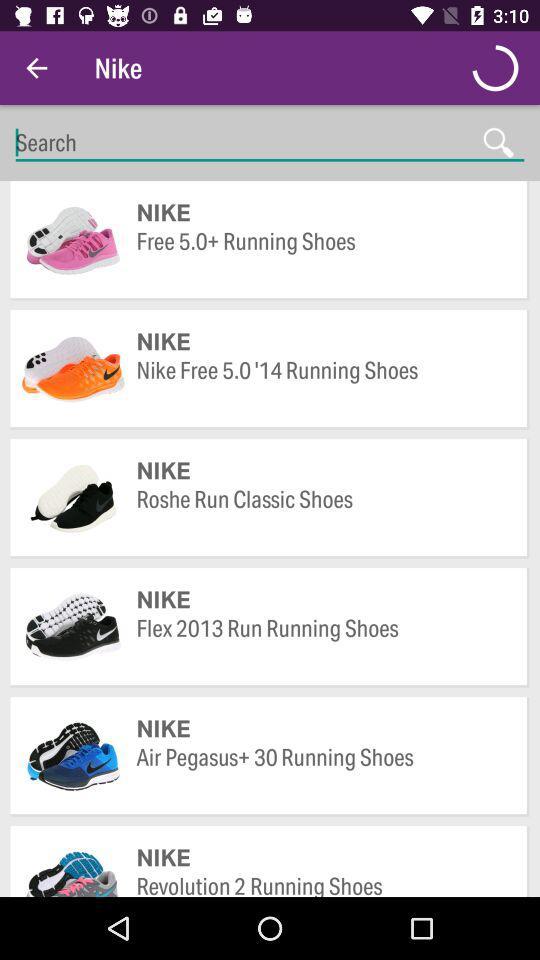 The width and height of the screenshot is (540, 960). I want to click on the roshe run classic, so click(322, 513).